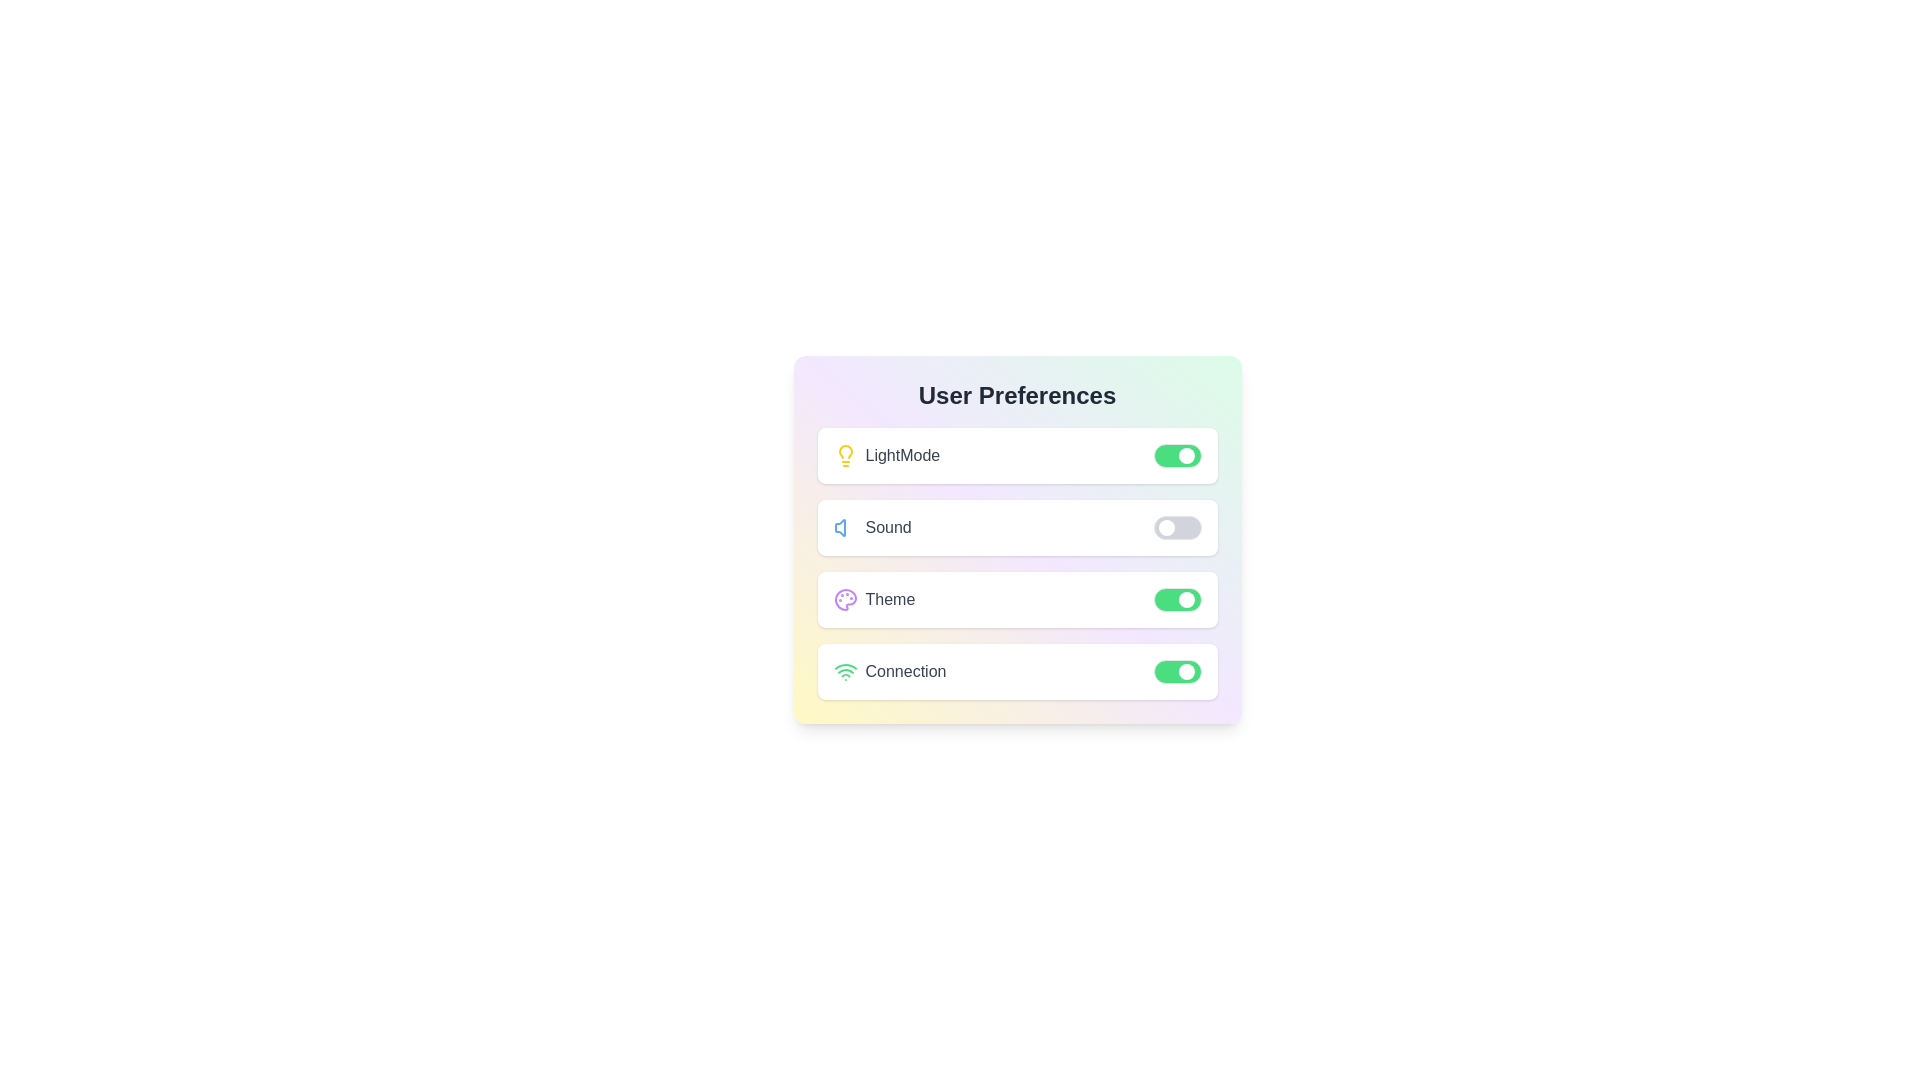 Image resolution: width=1920 pixels, height=1080 pixels. What do you see at coordinates (1017, 540) in the screenshot?
I see `the sound toggle setting in the User Preferences panel` at bounding box center [1017, 540].